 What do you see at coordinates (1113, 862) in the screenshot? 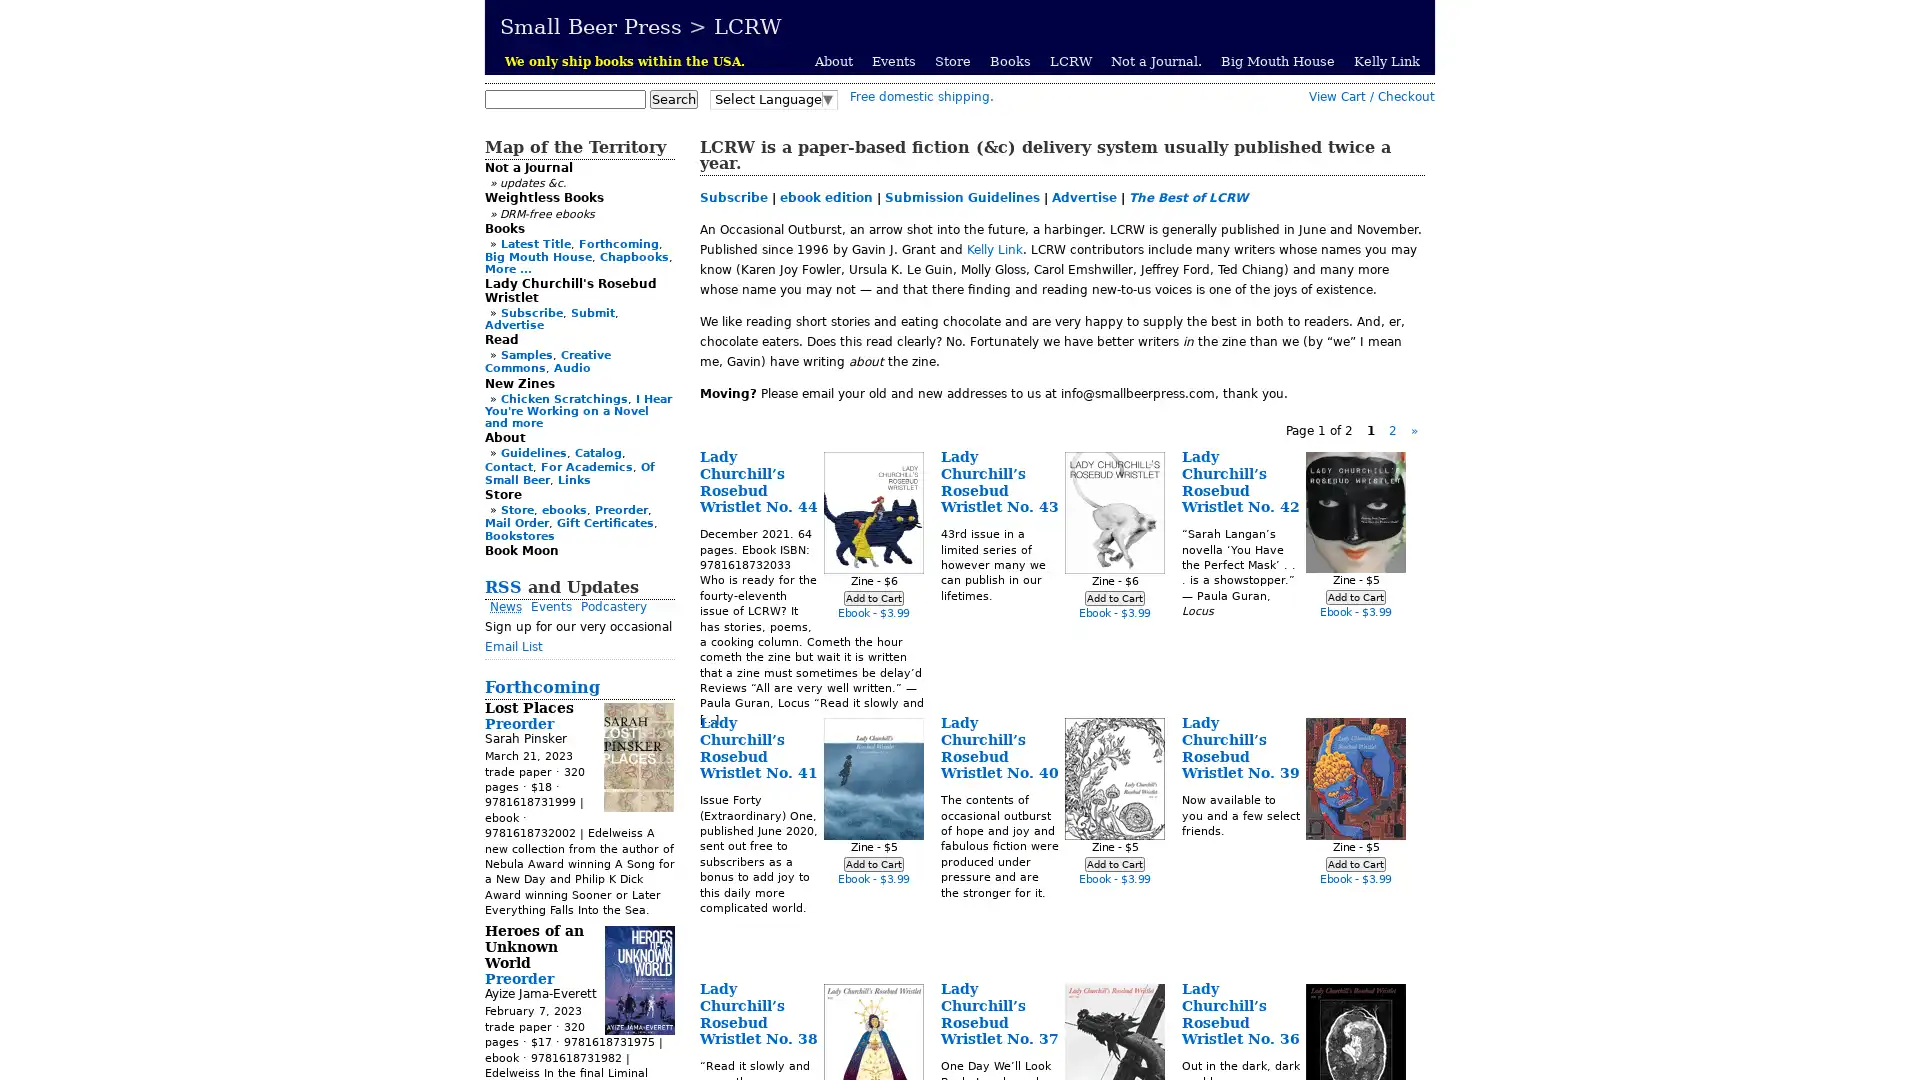
I see `Add to Cart` at bounding box center [1113, 862].